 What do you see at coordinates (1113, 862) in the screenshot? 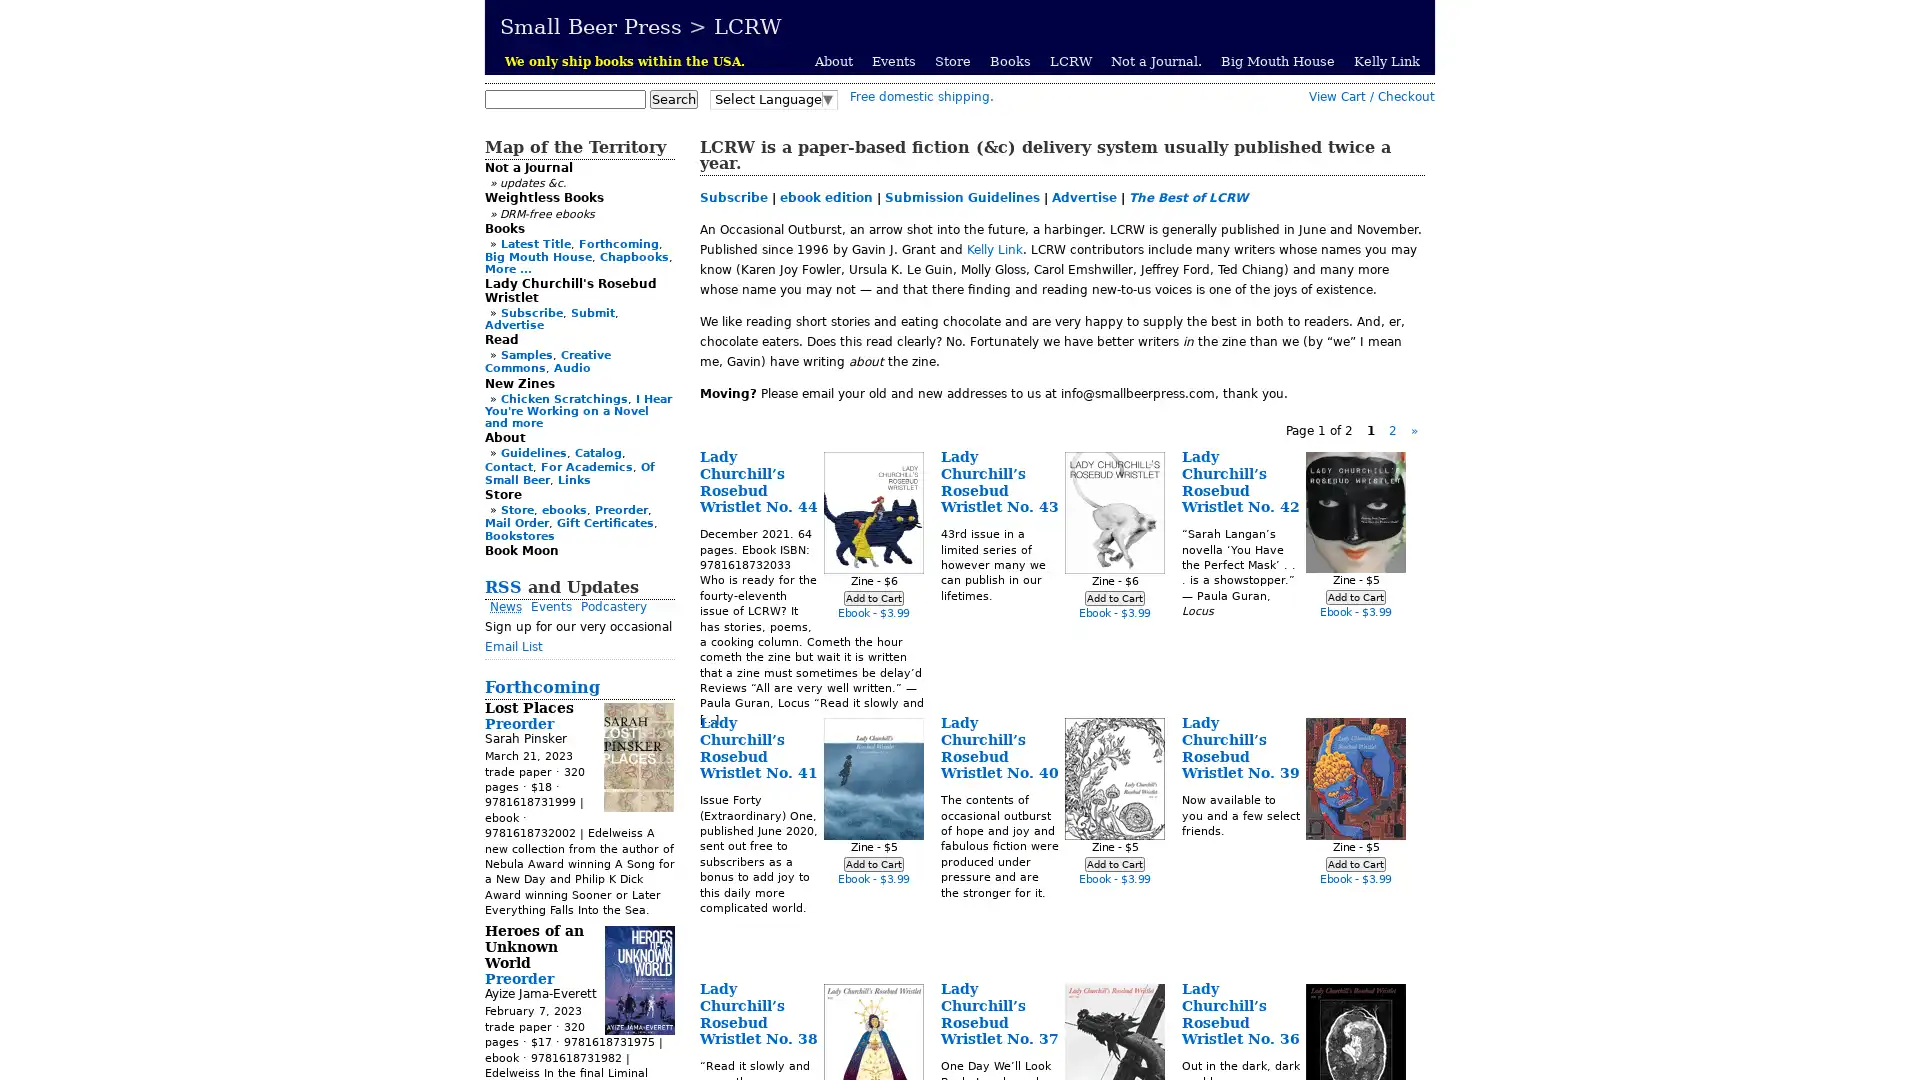
I see `Add to Cart` at bounding box center [1113, 862].